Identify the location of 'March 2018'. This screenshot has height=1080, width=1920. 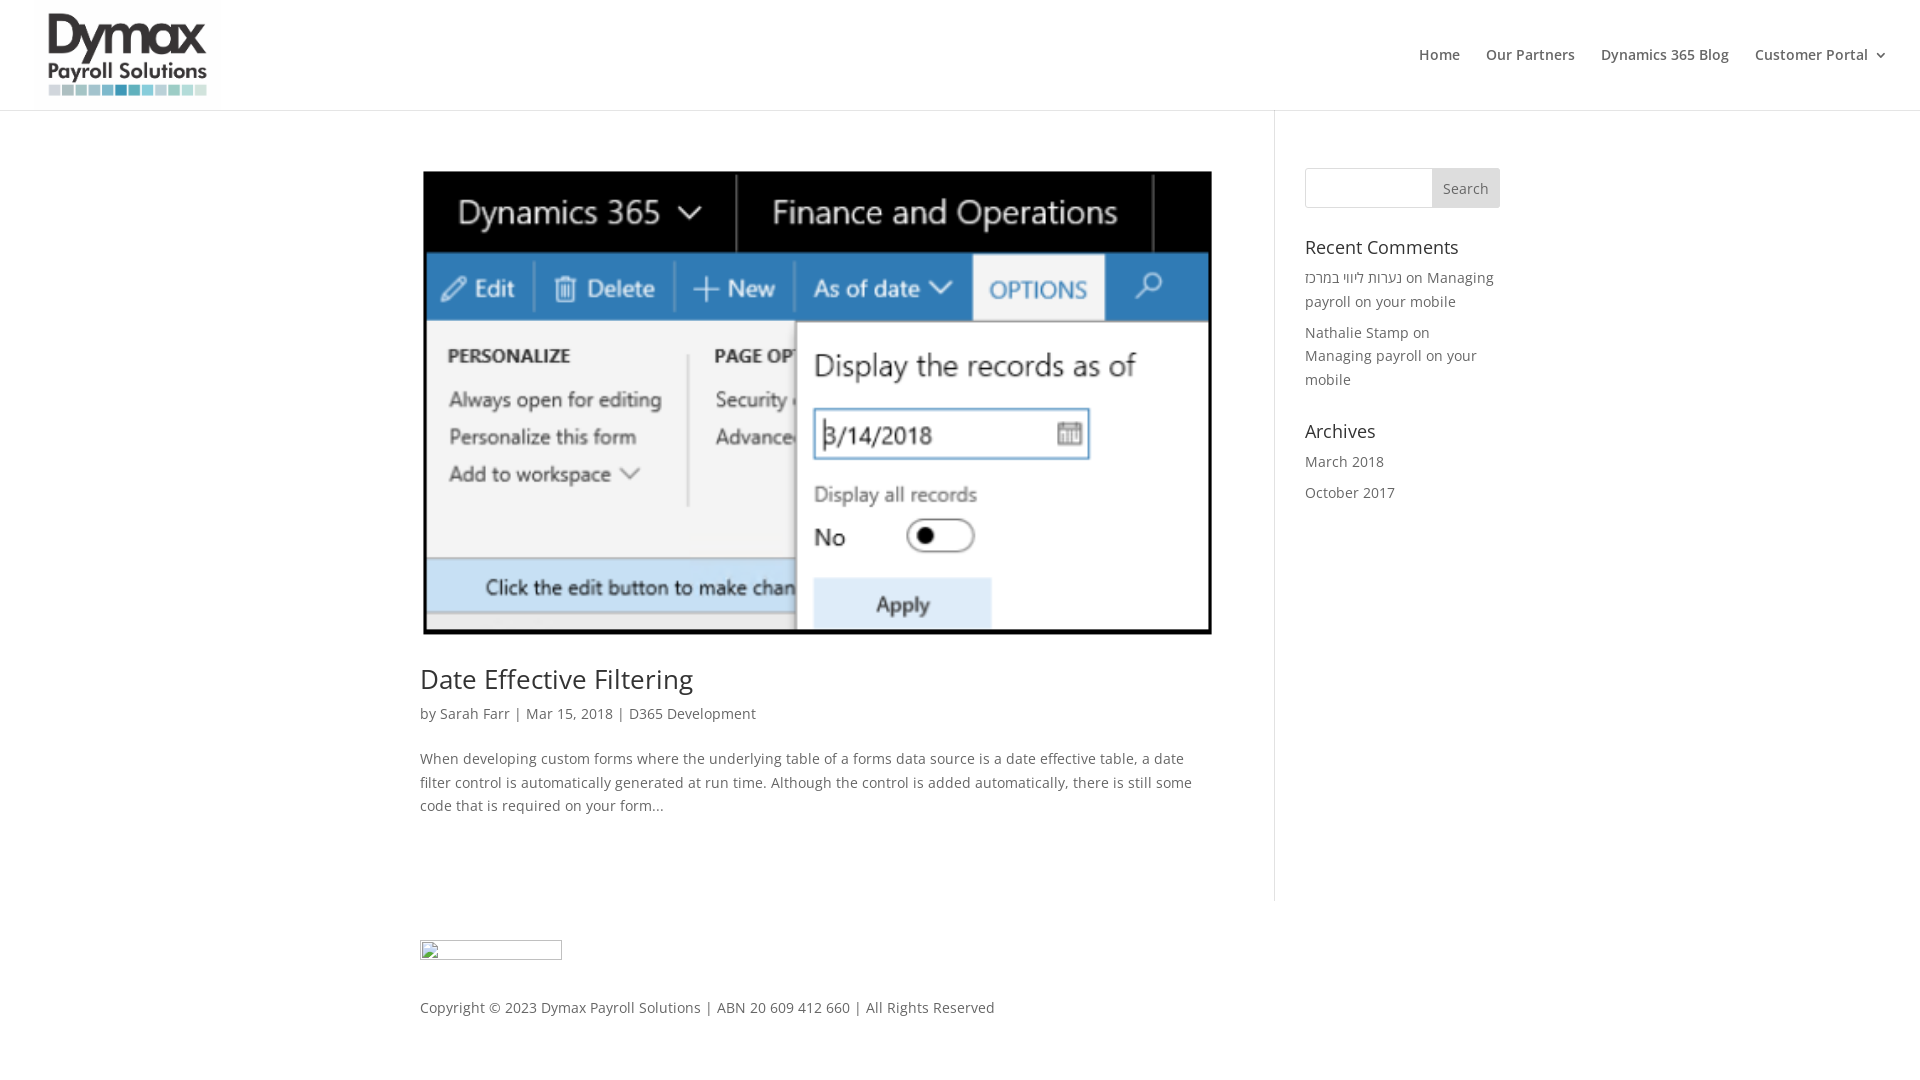
(1344, 461).